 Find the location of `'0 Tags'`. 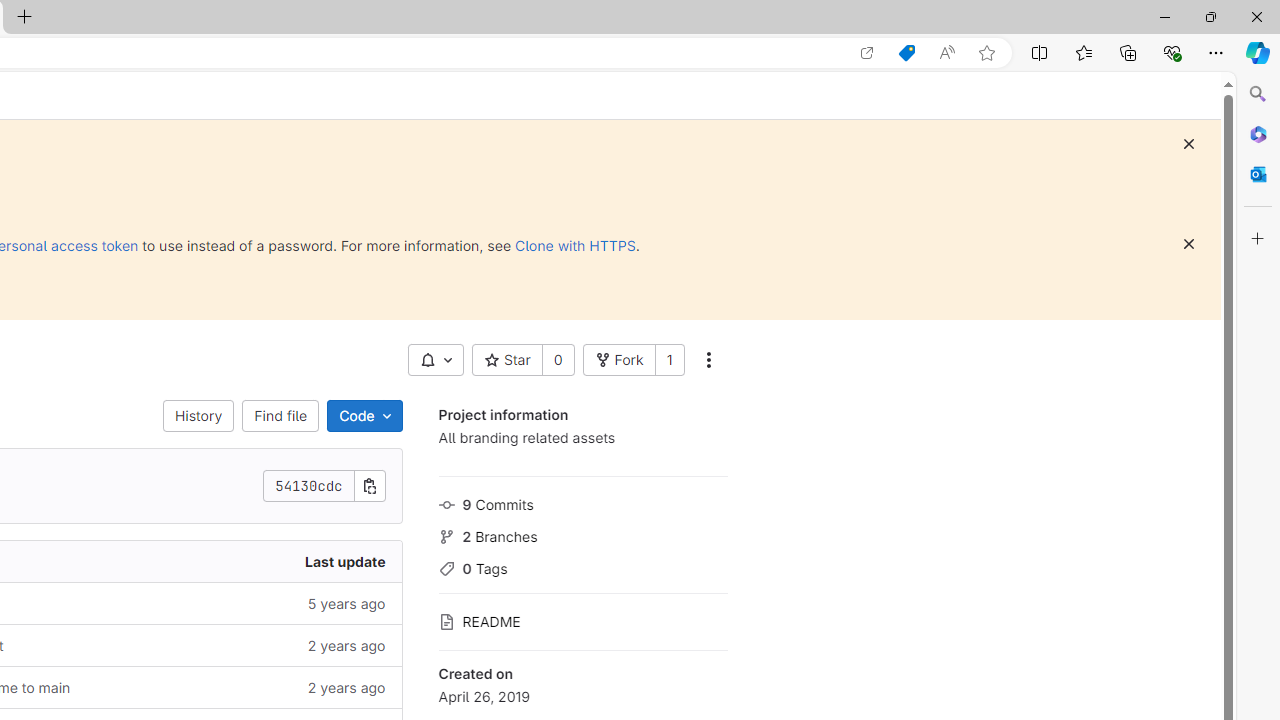

'0 Tags' is located at coordinates (582, 567).